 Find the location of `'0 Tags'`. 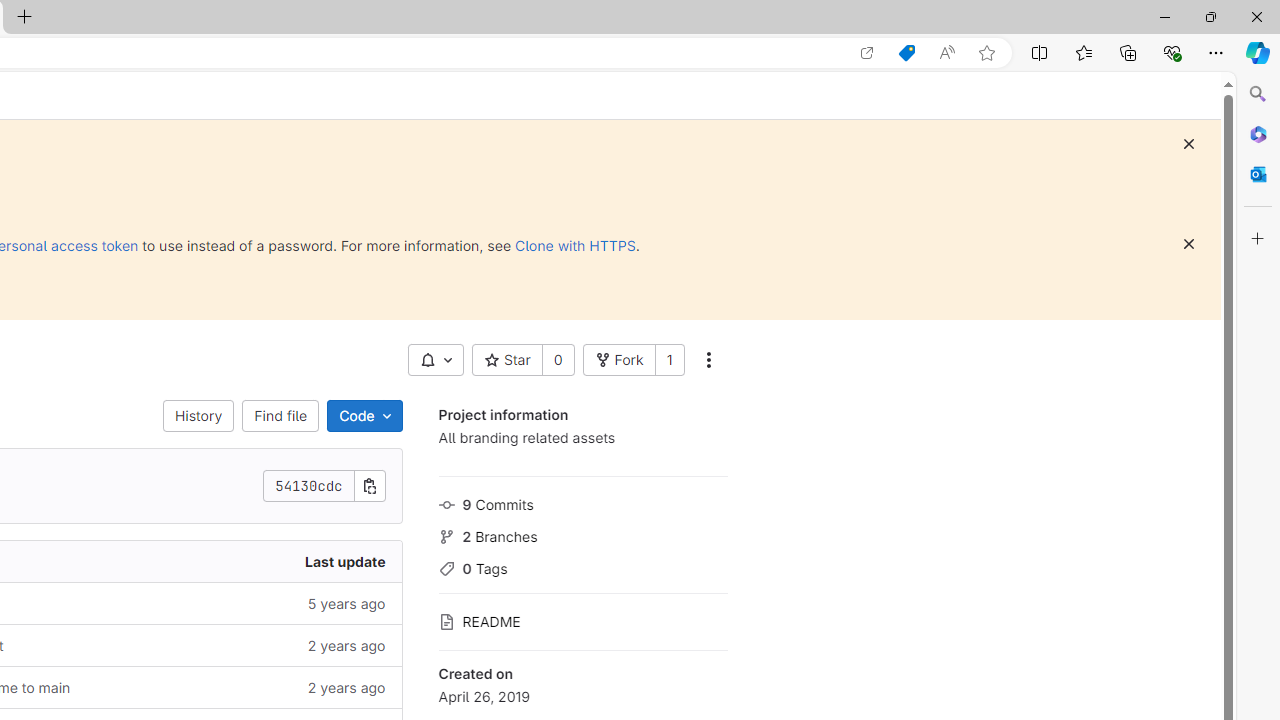

'0 Tags' is located at coordinates (582, 567).